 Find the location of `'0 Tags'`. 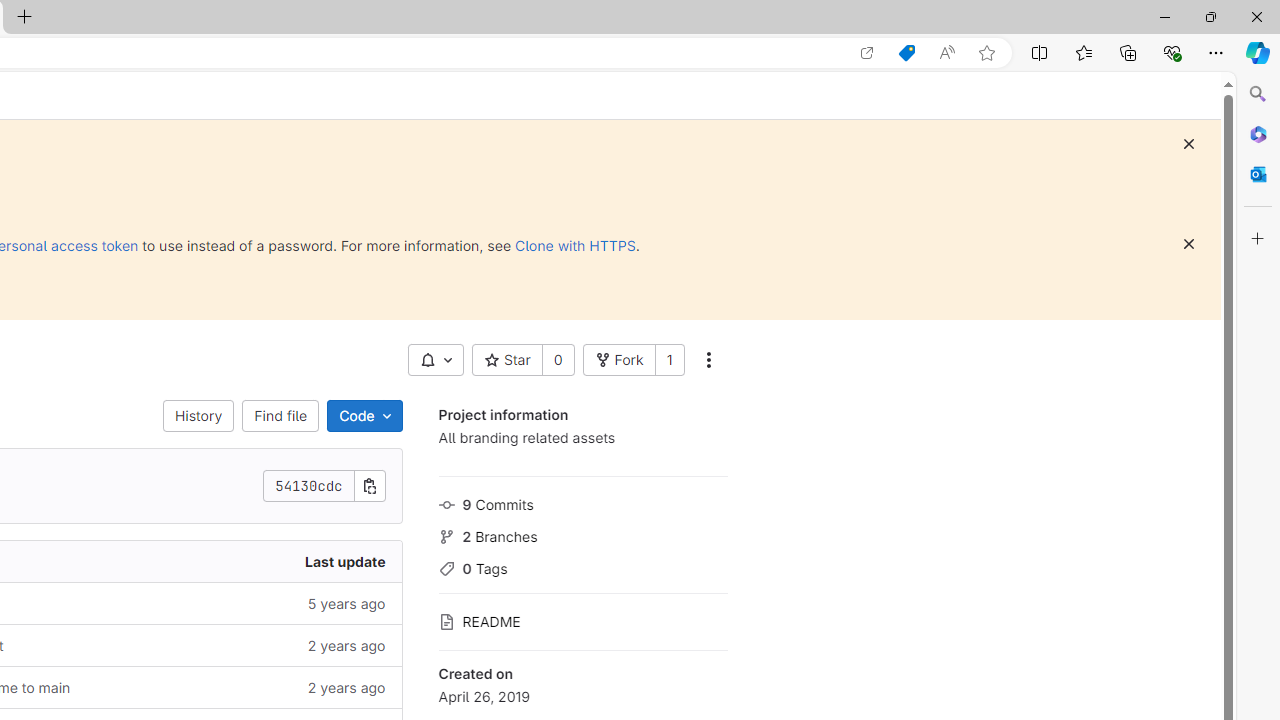

'0 Tags' is located at coordinates (582, 567).